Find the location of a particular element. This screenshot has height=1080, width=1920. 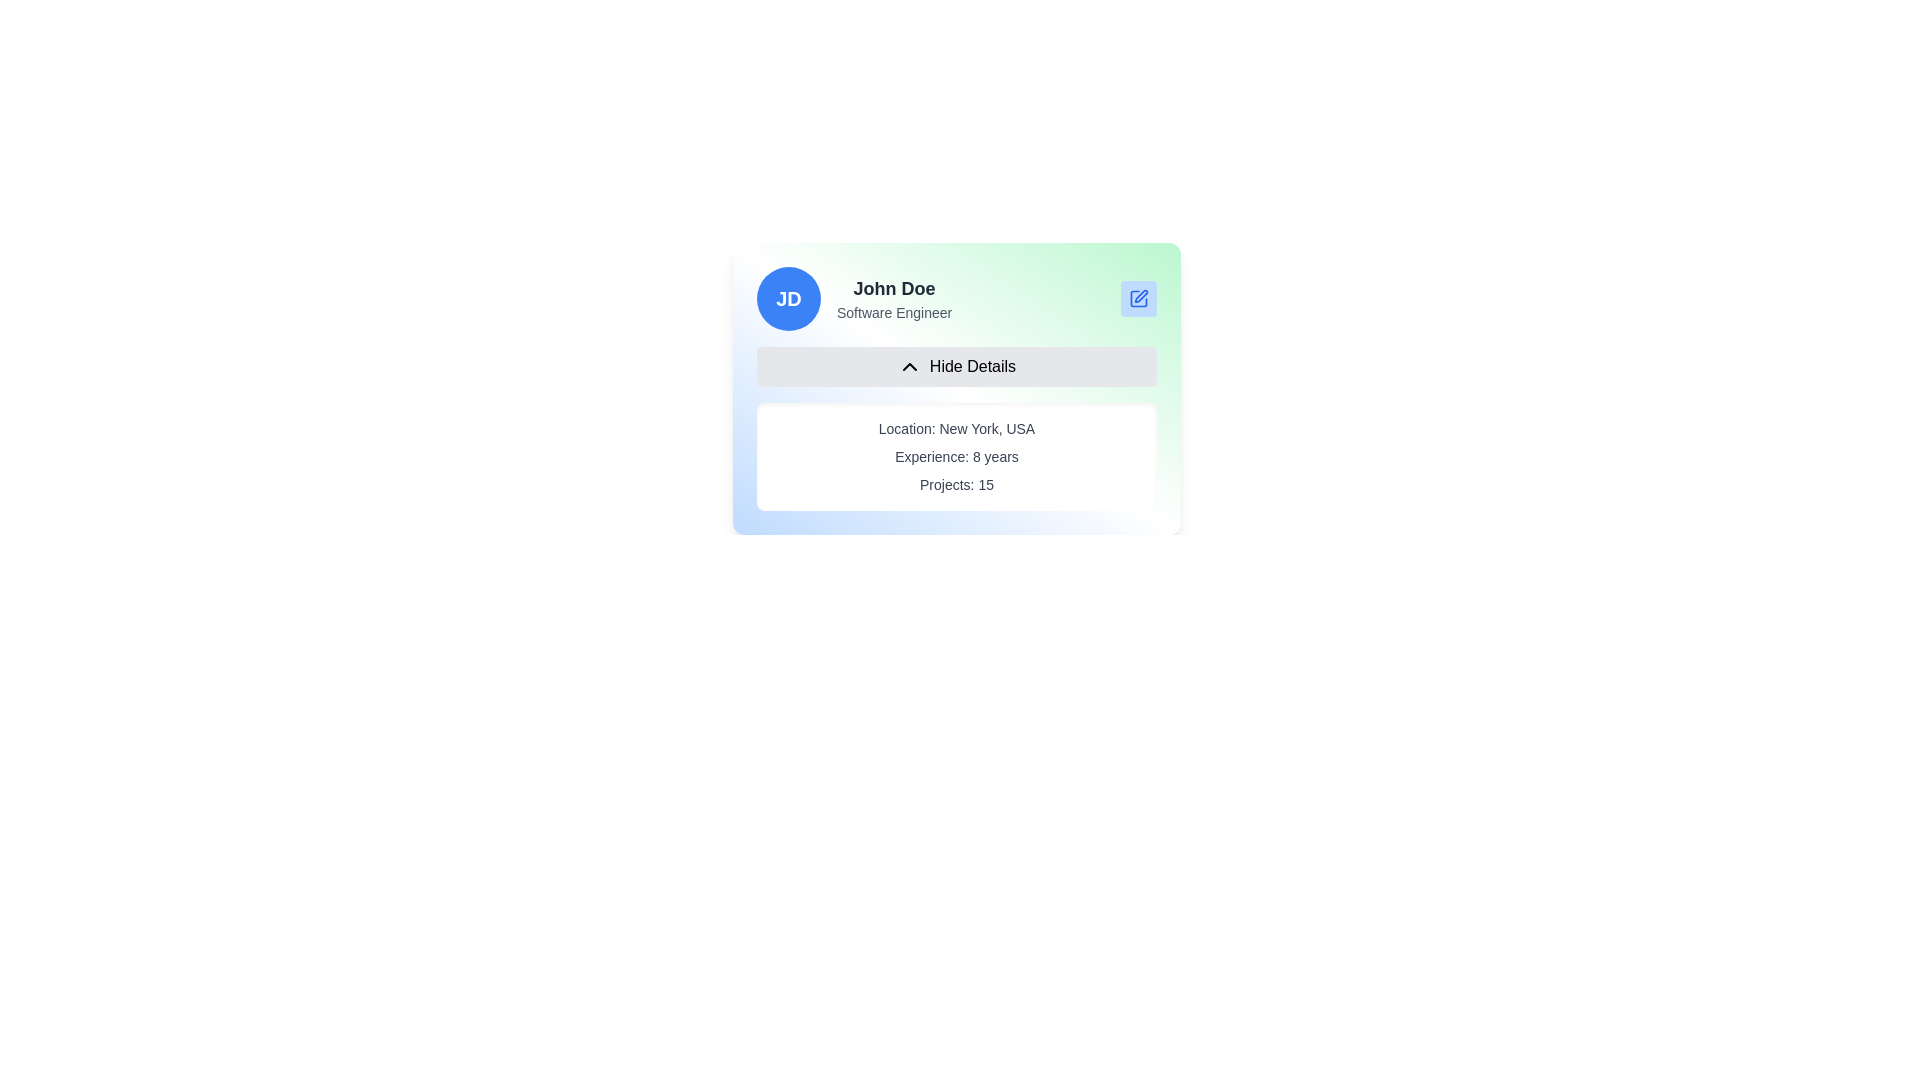

the 'Hide Details' button, which is a rectangular button with a light gray background and an upward arrow icon is located at coordinates (955, 366).